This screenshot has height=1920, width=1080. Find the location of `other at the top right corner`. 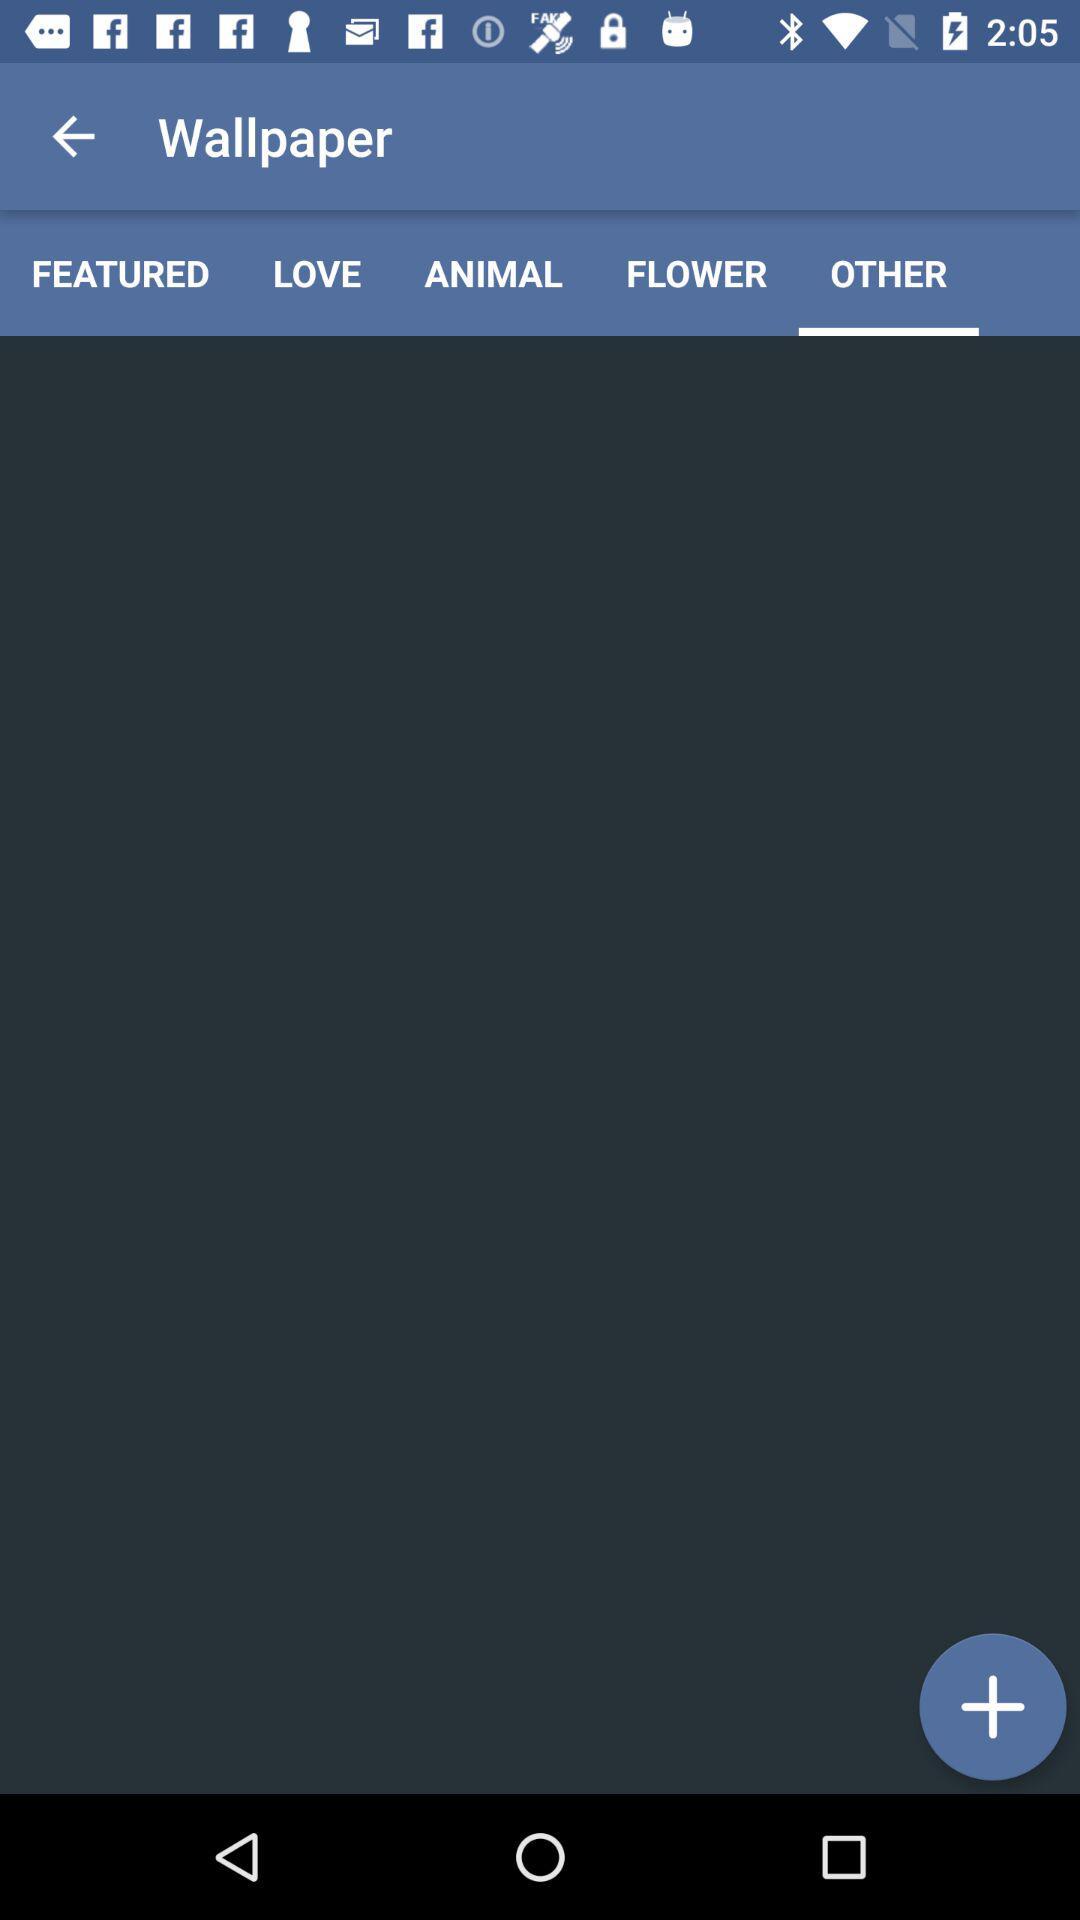

other at the top right corner is located at coordinates (887, 272).